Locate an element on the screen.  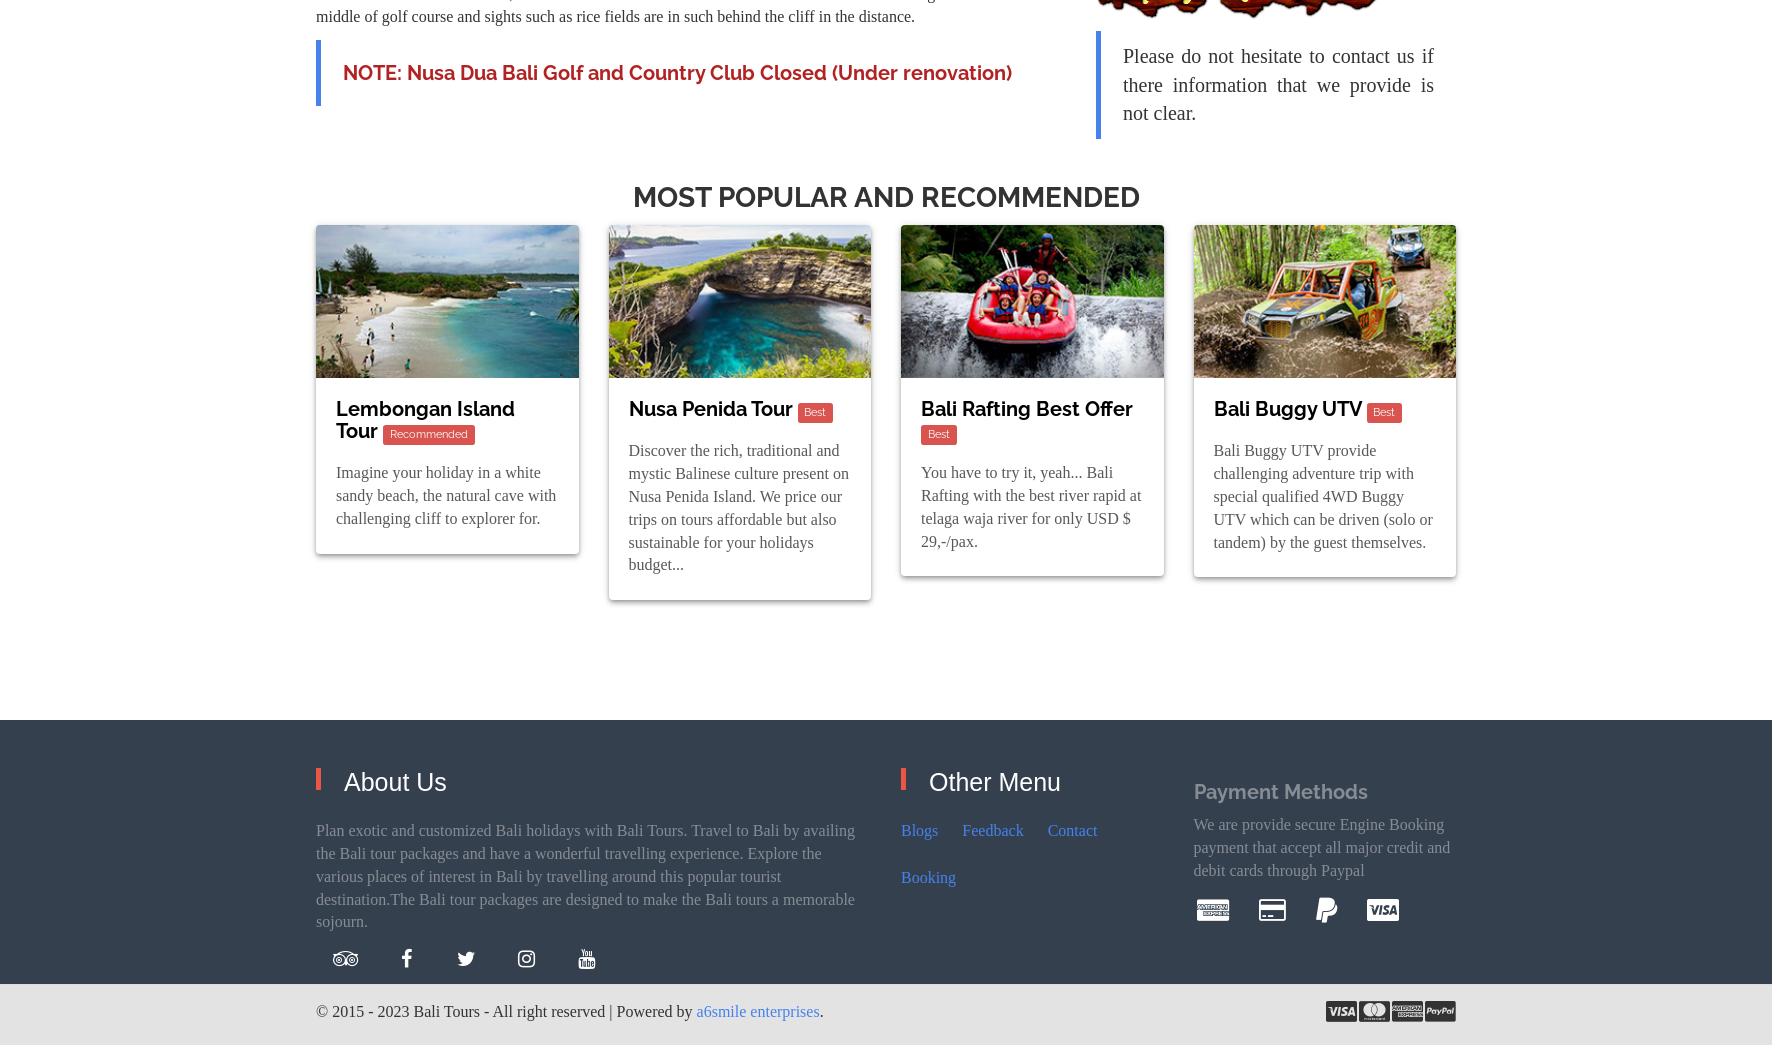
'Other Menu' is located at coordinates (994, 780).